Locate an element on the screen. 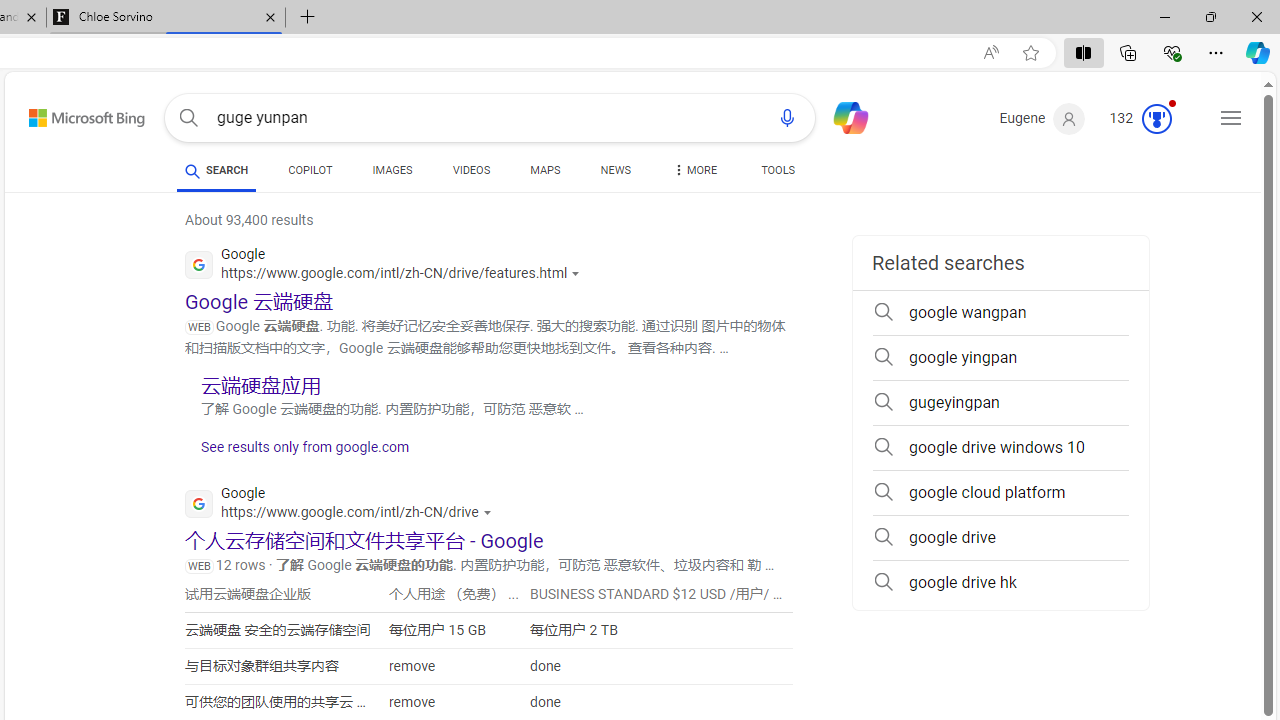 This screenshot has height=720, width=1280. 'Read aloud this page (Ctrl+Shift+U)' is located at coordinates (991, 52).